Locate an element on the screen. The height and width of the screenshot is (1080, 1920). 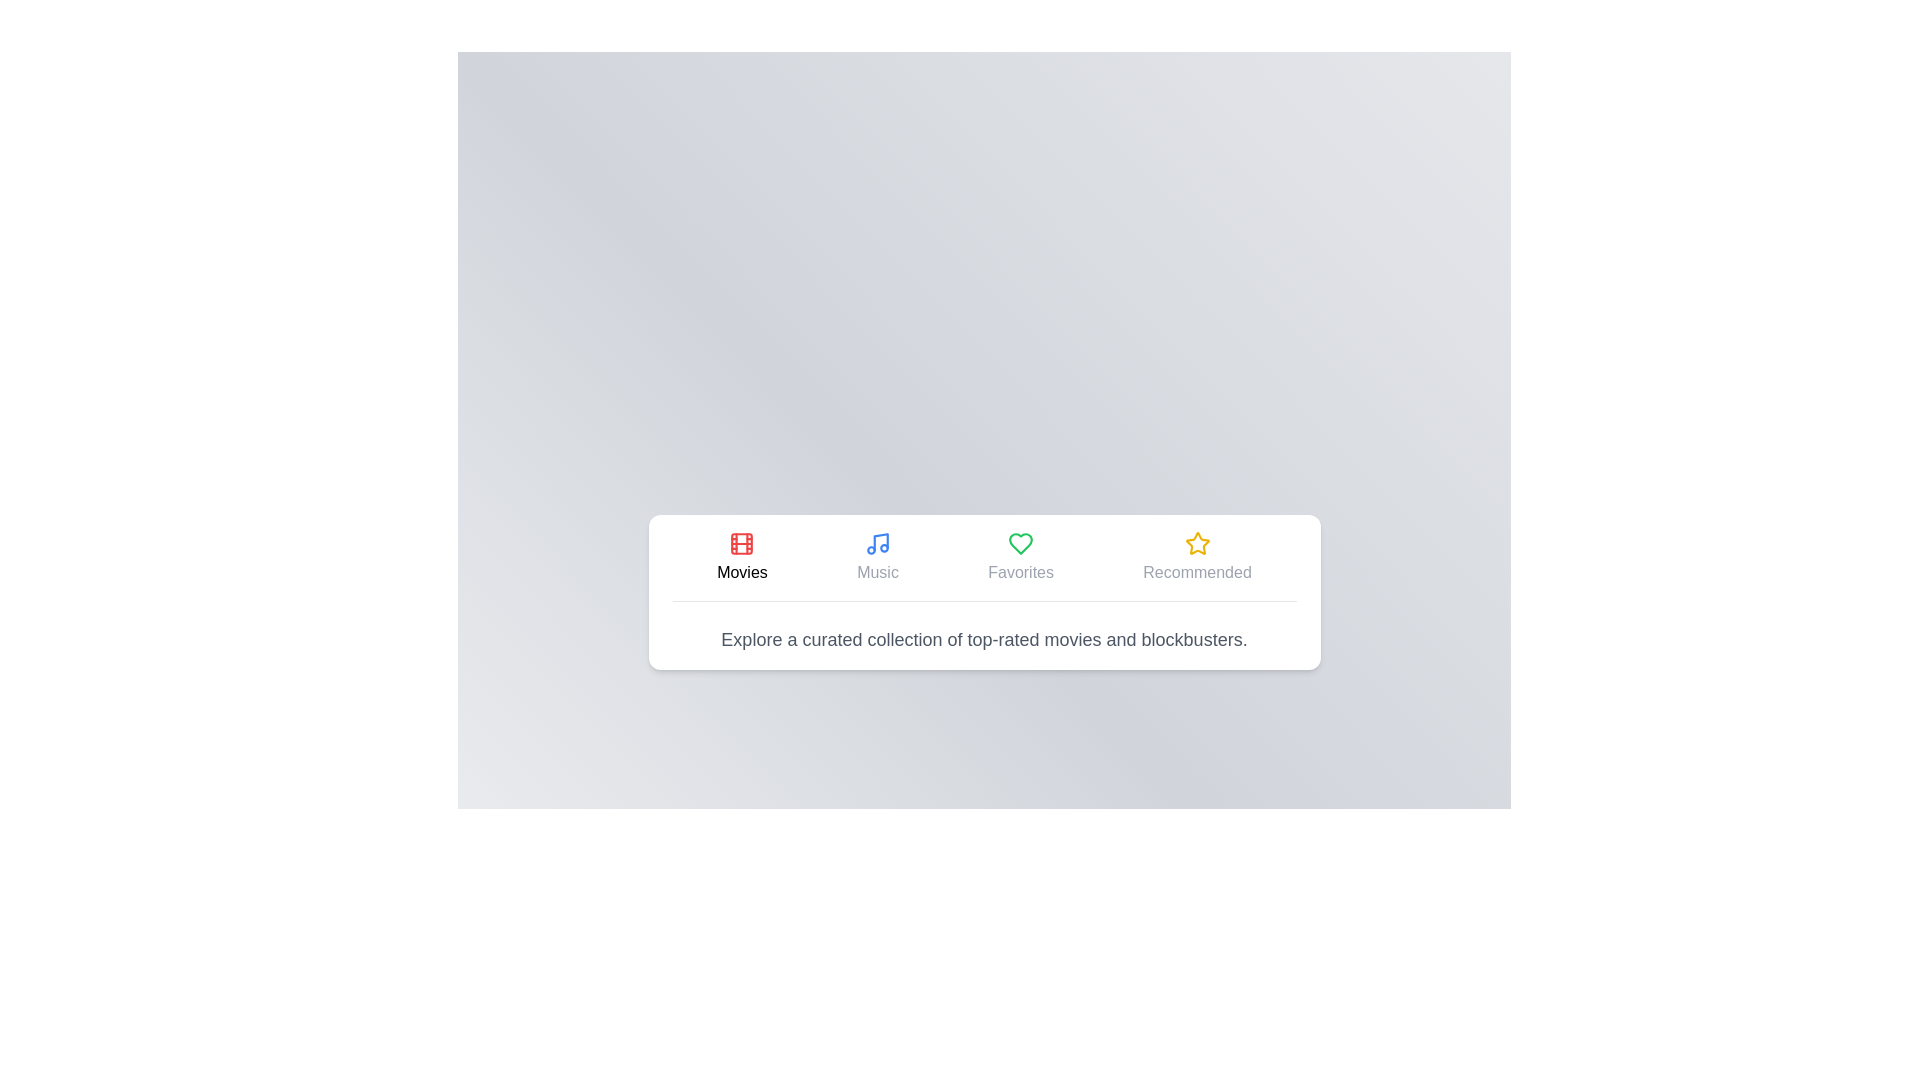
the Movies tab to observe style changes is located at coordinates (741, 557).